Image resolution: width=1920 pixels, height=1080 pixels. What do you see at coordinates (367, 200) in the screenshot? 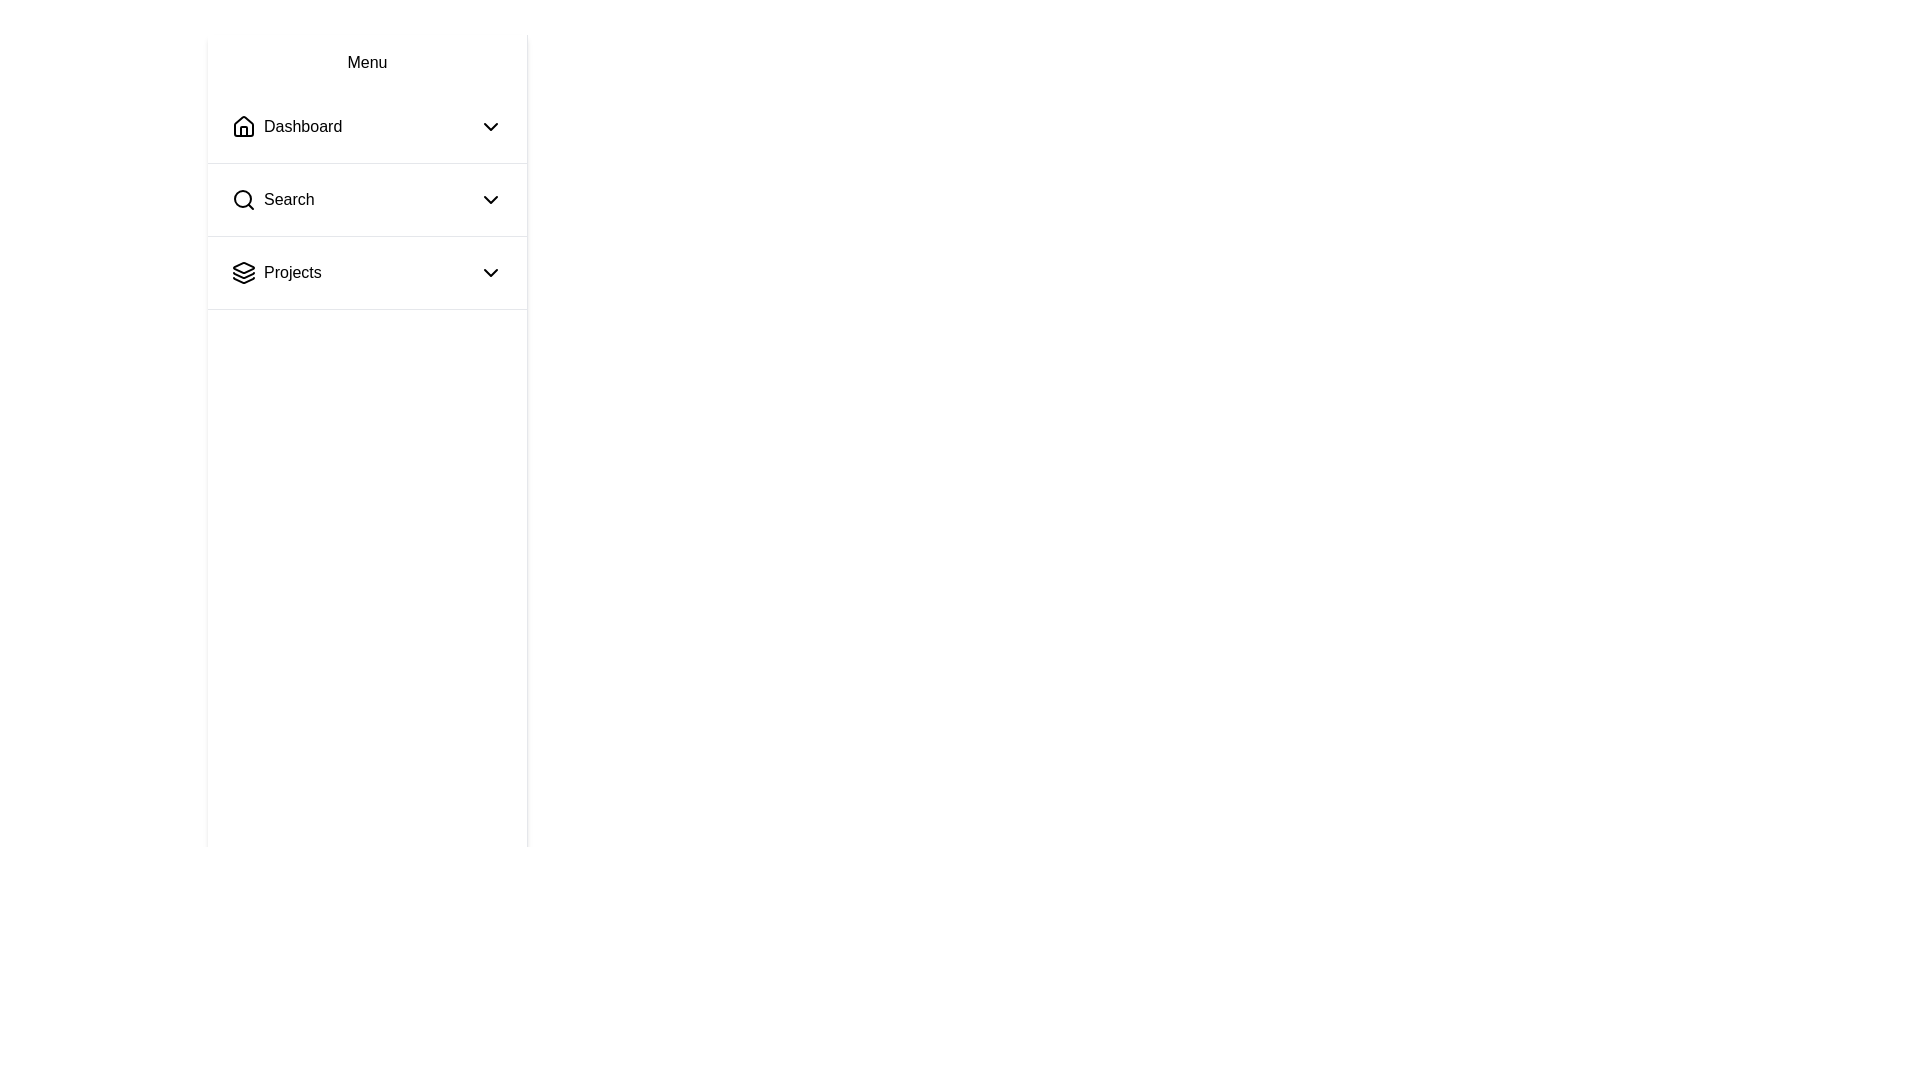
I see `the second item in the vertical menu list, which is positioned below the 'Dashboard' item and above the 'Projects' item` at bounding box center [367, 200].